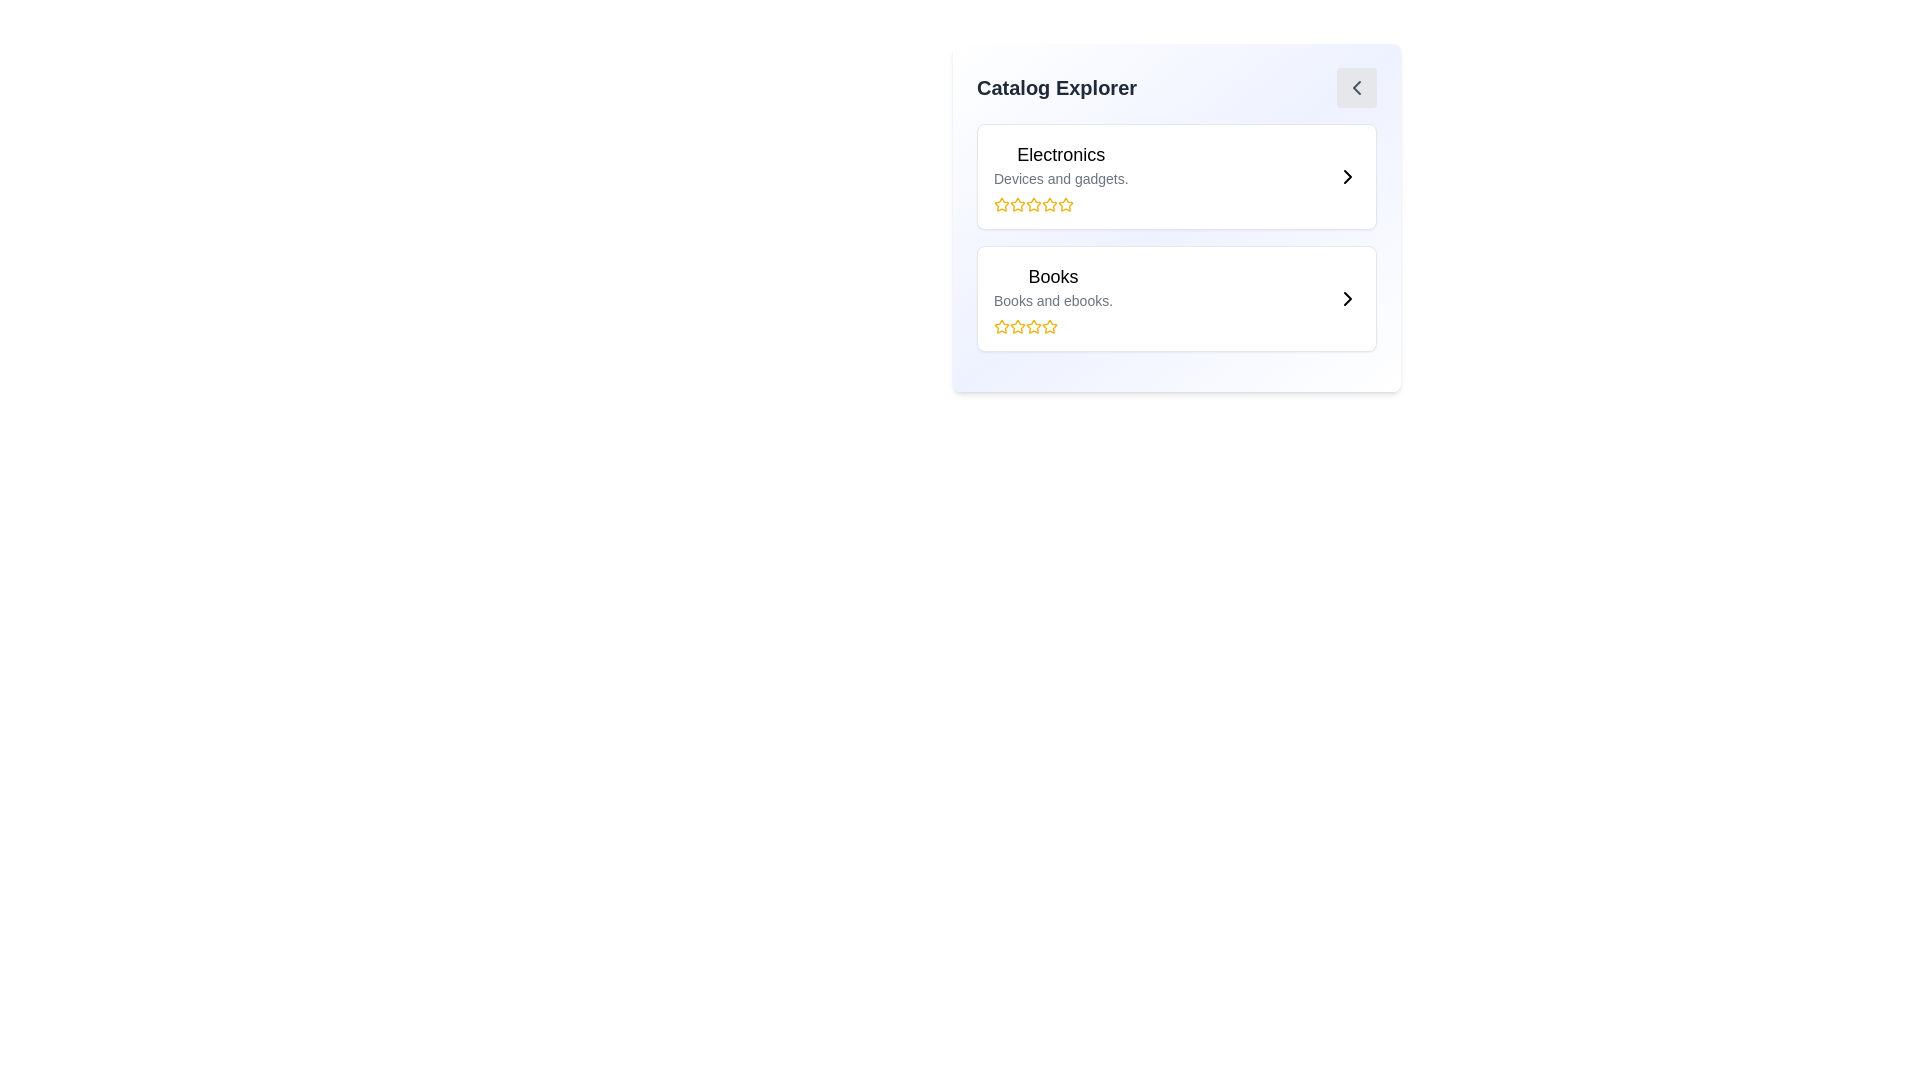  I want to click on the chevron left icon, which is a black minimalist representation used for navigation and is located in the top-right corner of the Catalog Explorer card, so click(1357, 87).